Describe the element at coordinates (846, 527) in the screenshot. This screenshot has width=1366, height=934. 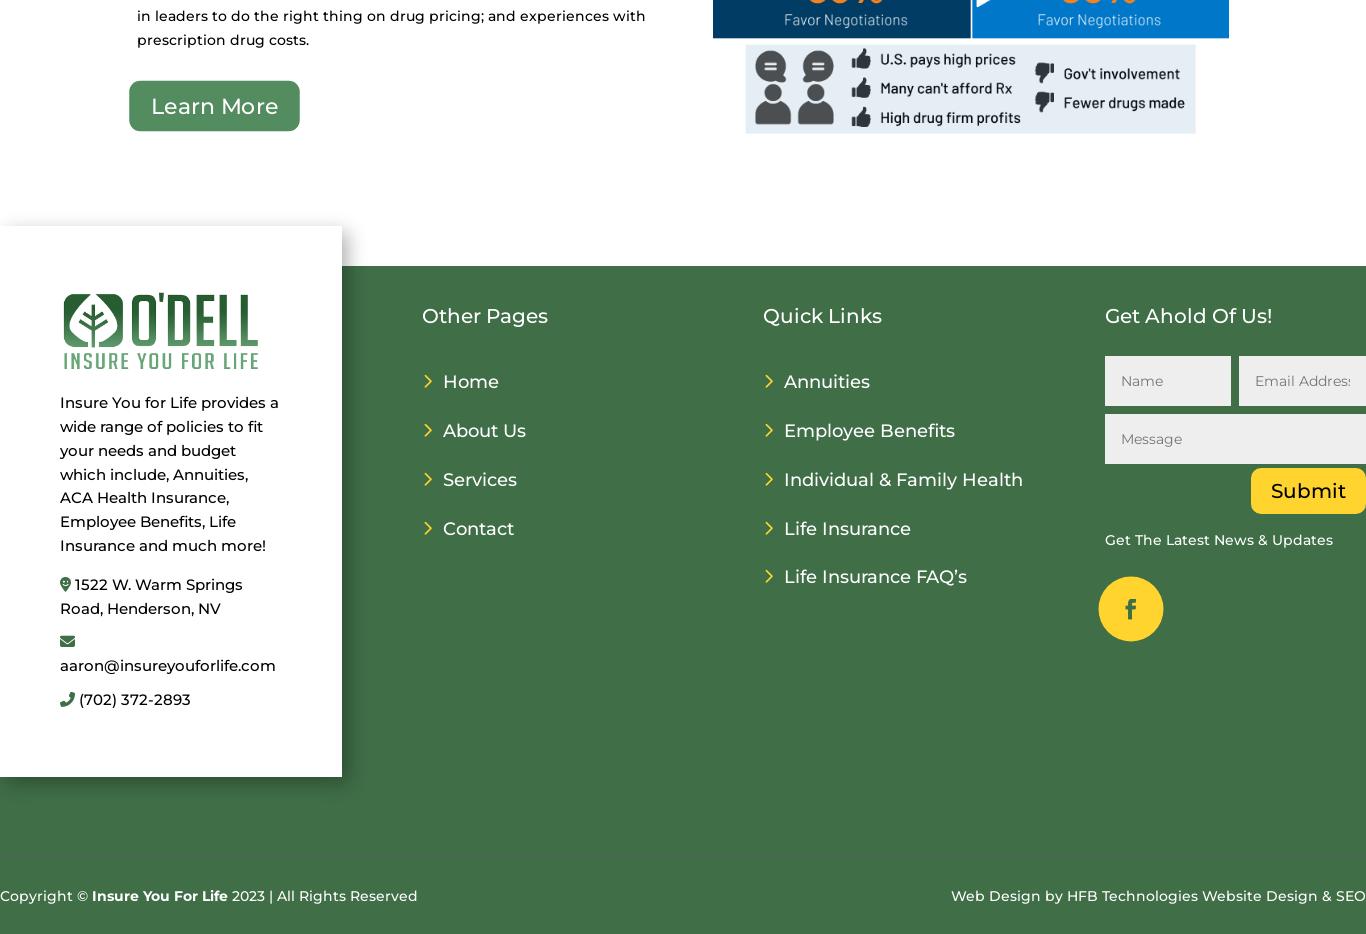
I see `'Life Insurance'` at that location.